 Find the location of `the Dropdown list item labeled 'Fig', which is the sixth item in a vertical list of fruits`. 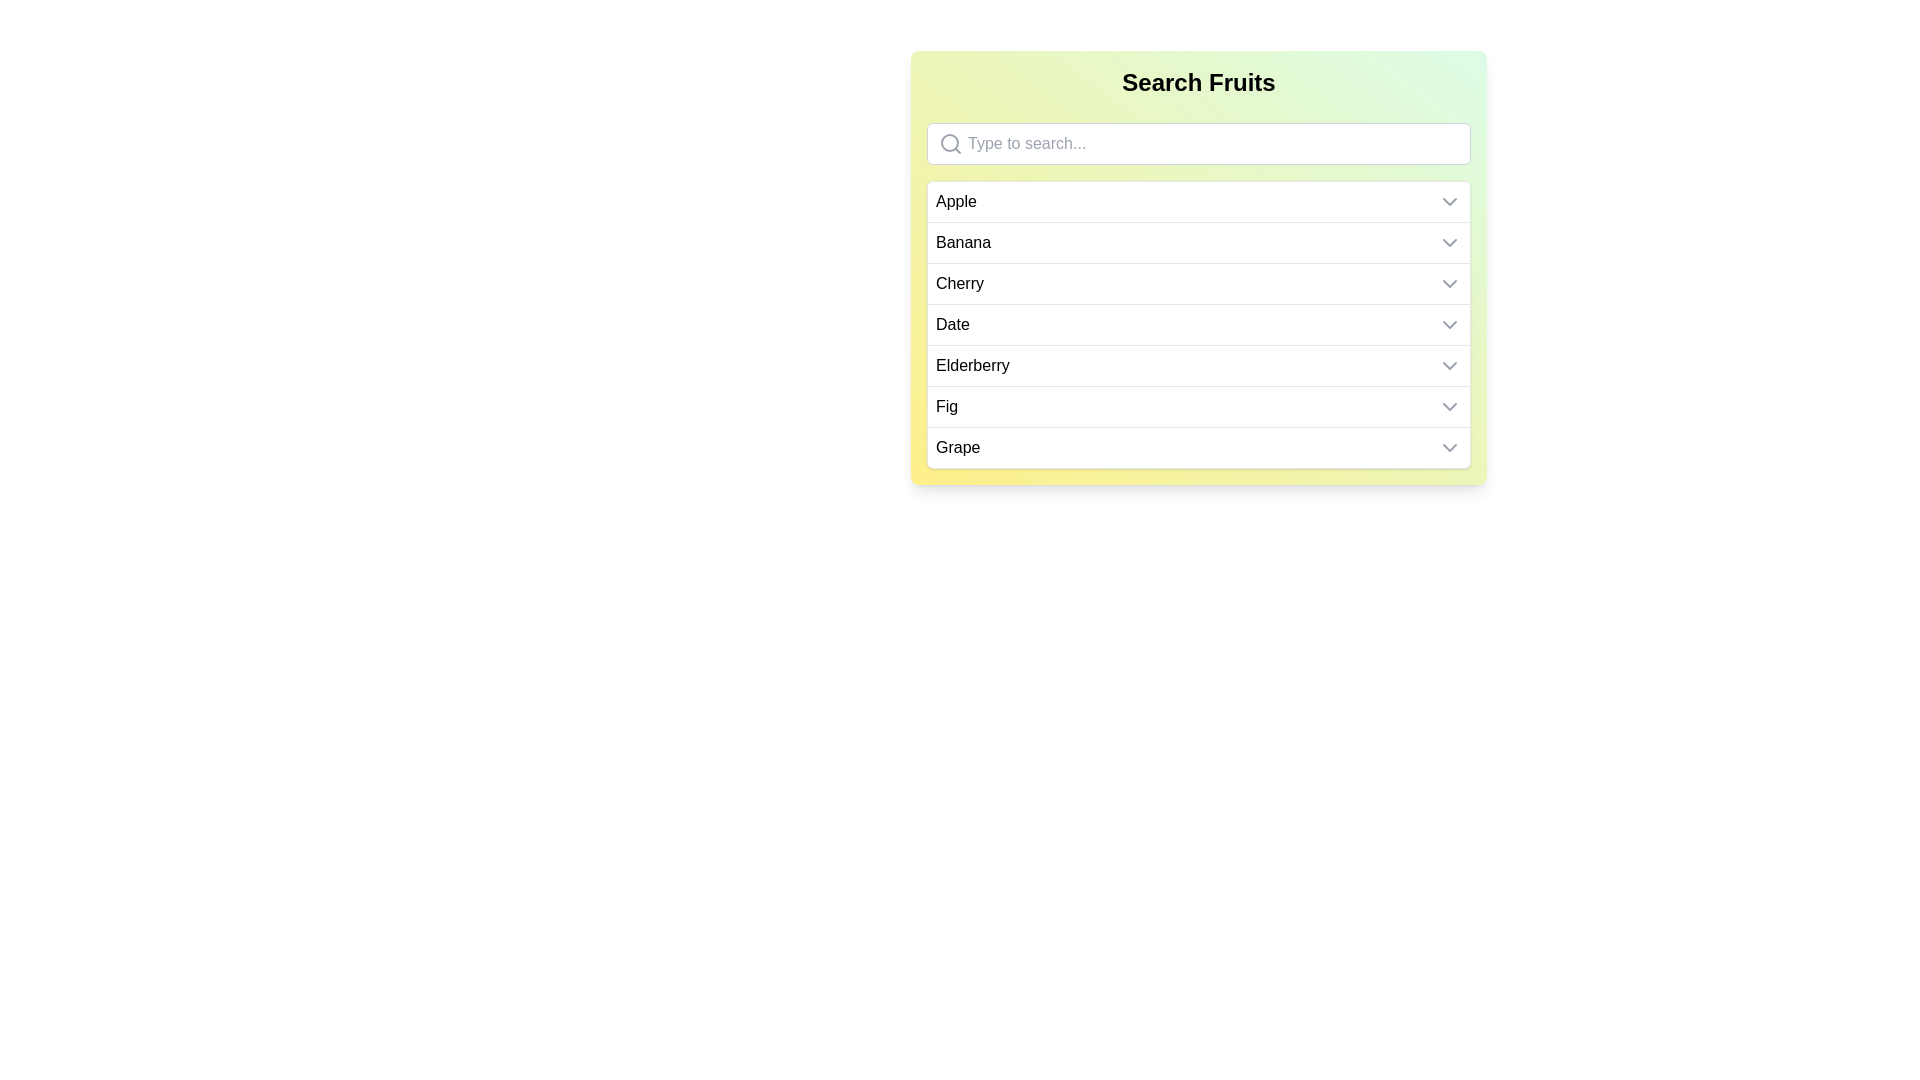

the Dropdown list item labeled 'Fig', which is the sixth item in a vertical list of fruits is located at coordinates (1199, 406).